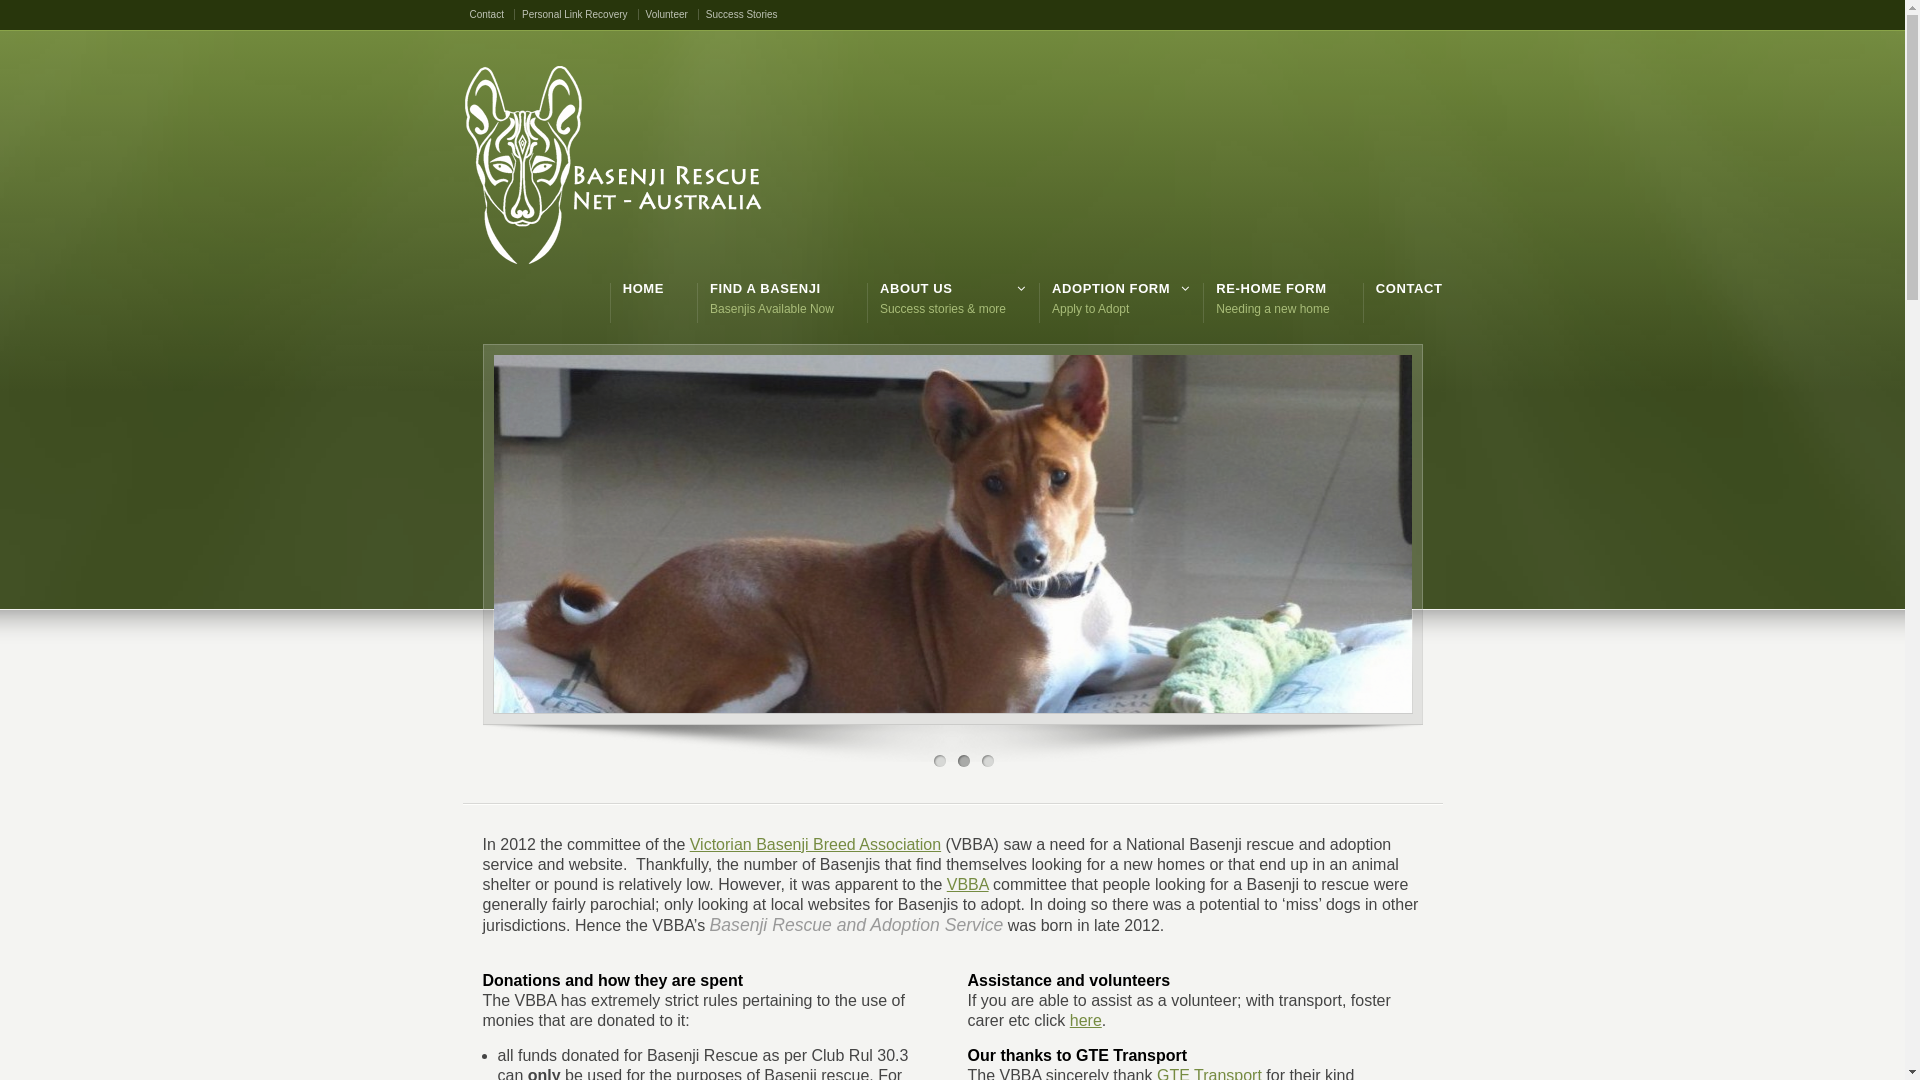 This screenshot has width=1920, height=1080. What do you see at coordinates (690, 844) in the screenshot?
I see `'Victorian Basenji Breed Association'` at bounding box center [690, 844].